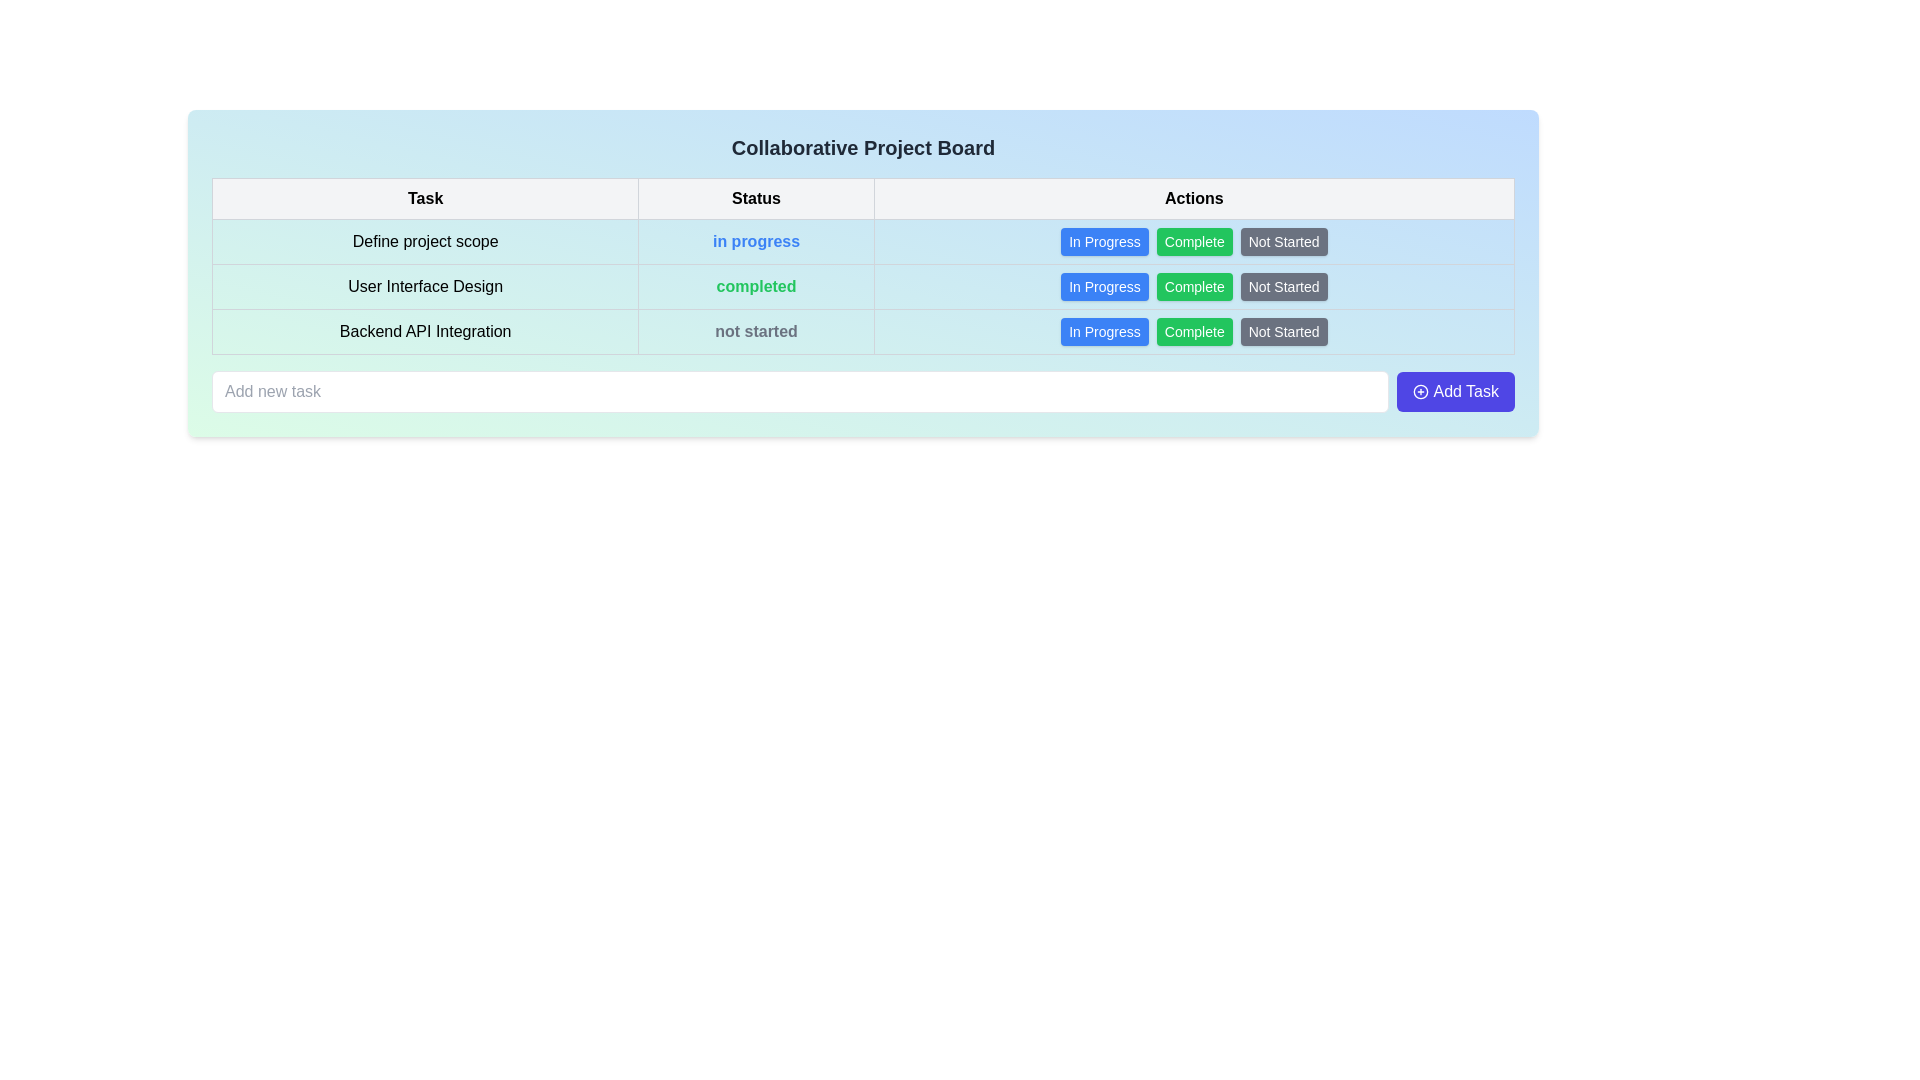 This screenshot has height=1080, width=1920. What do you see at coordinates (424, 286) in the screenshot?
I see `the text label that displays 'User Interface Design' in the second row, first column of the task management table` at bounding box center [424, 286].